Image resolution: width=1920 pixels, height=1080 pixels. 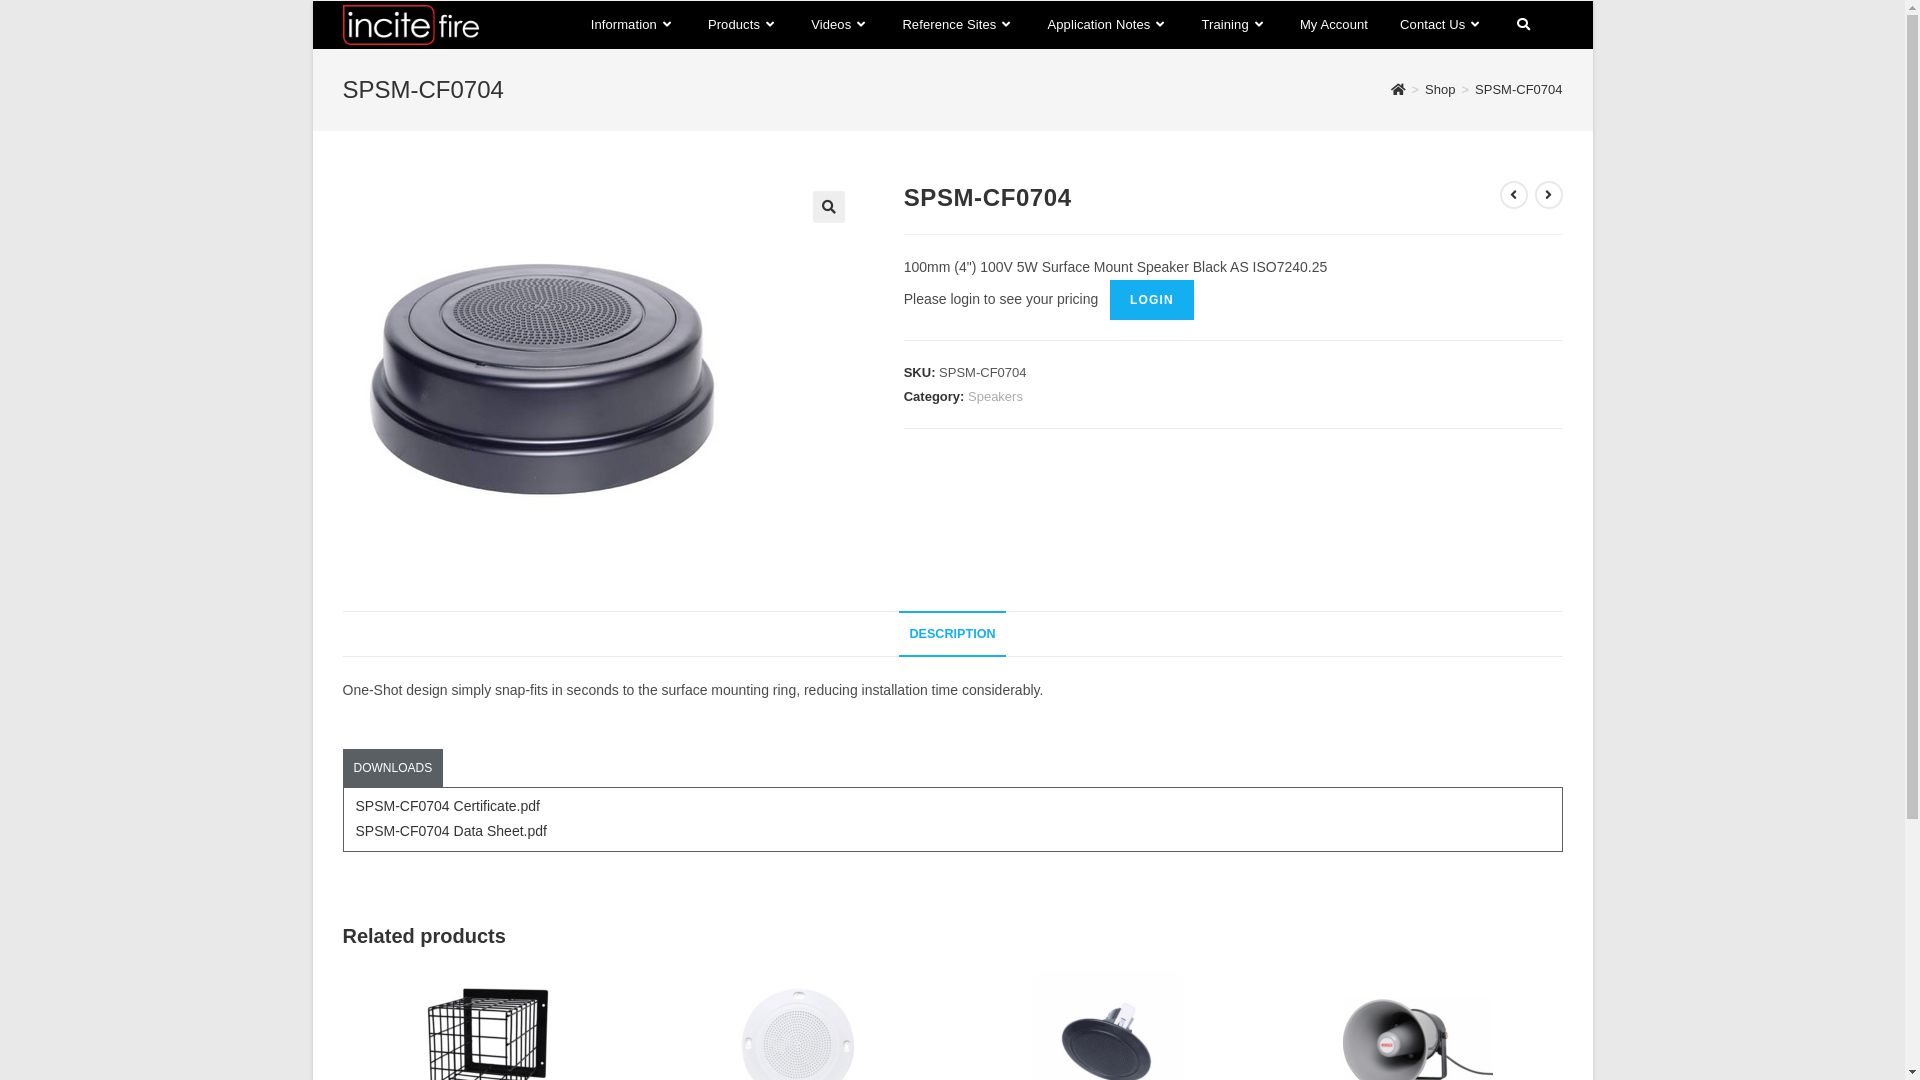 I want to click on 'Application Notes', so click(x=1107, y=24).